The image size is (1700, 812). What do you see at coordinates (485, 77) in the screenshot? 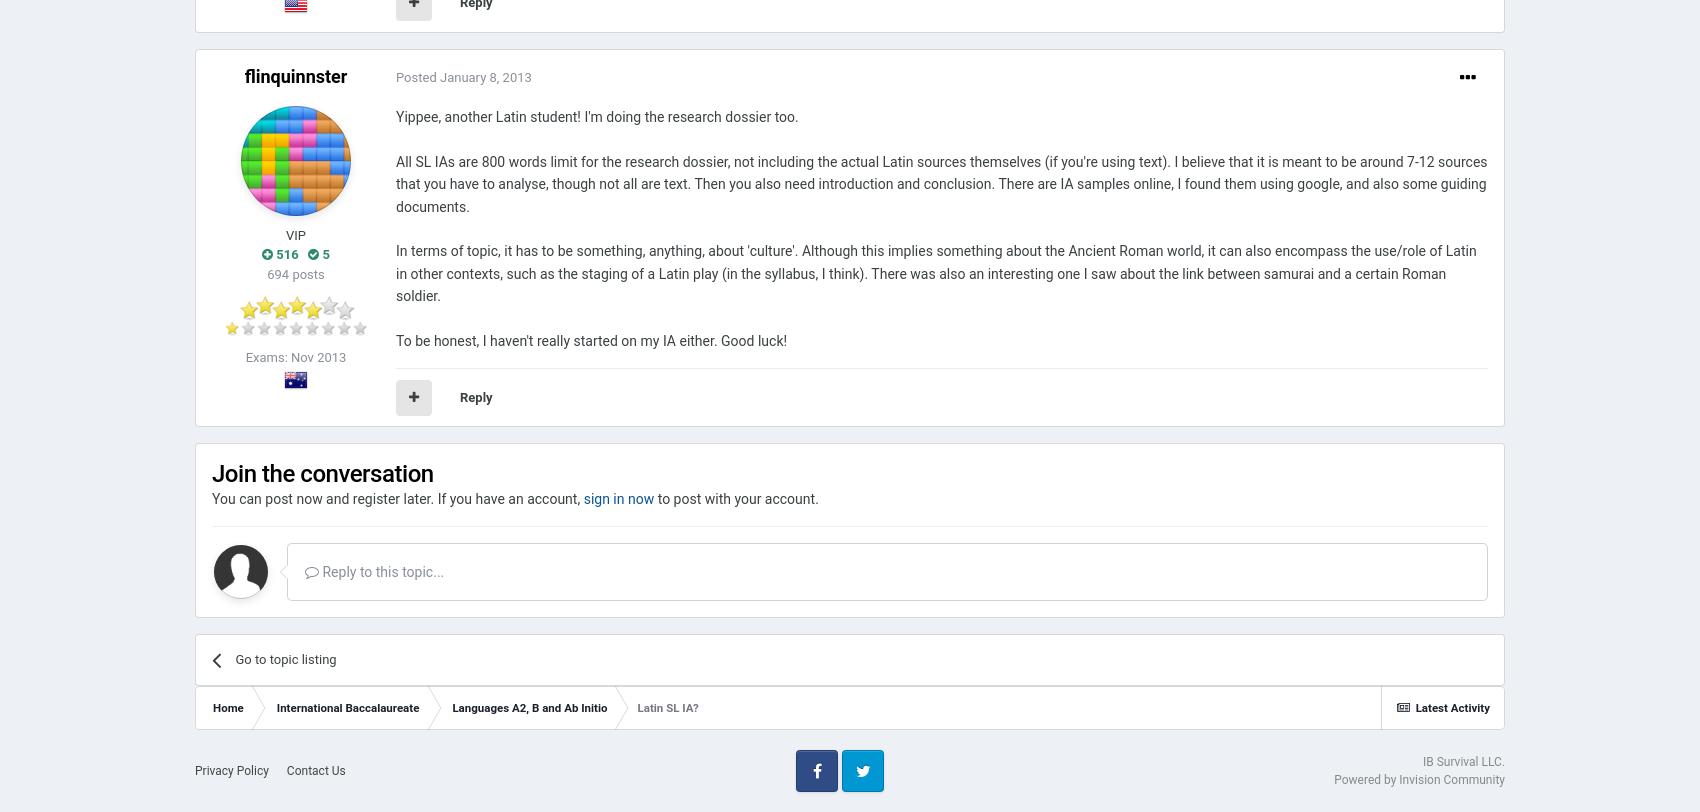
I see `'January 8, 2013'` at bounding box center [485, 77].